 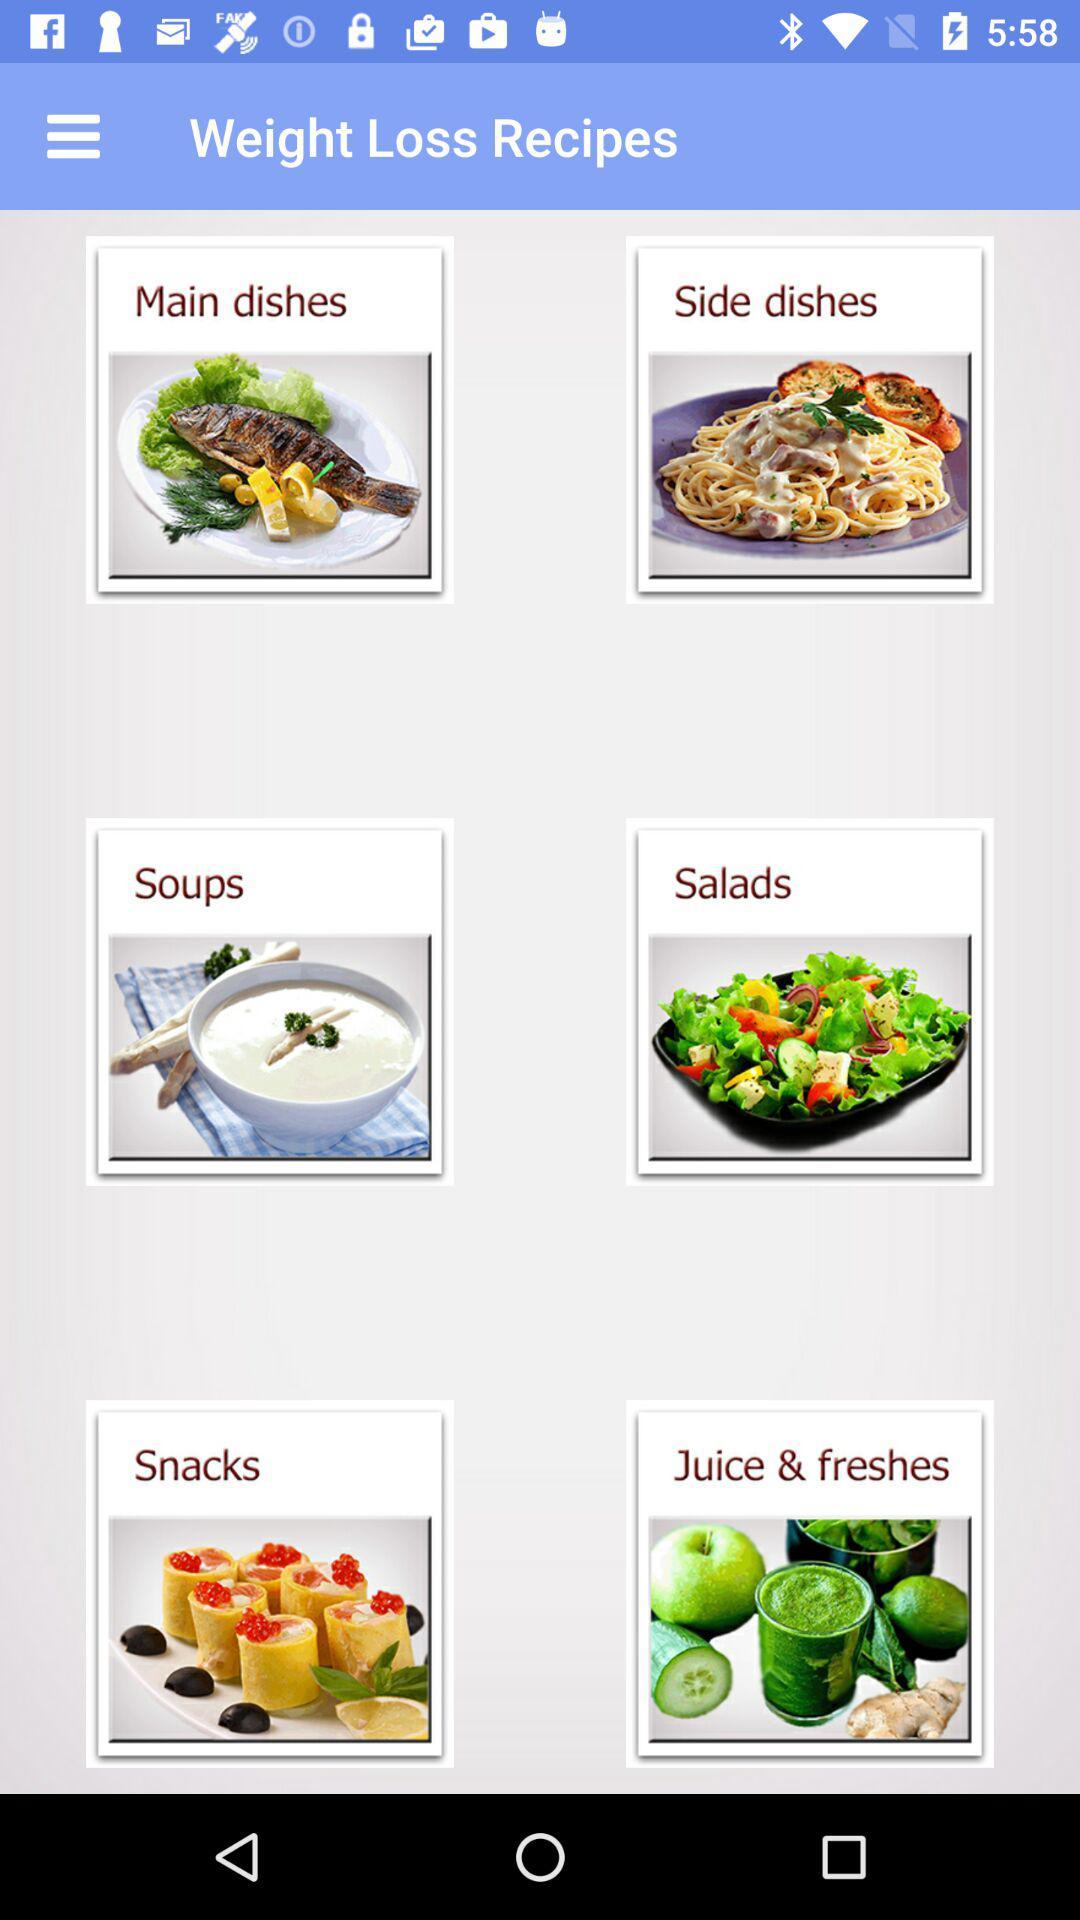 What do you see at coordinates (270, 1002) in the screenshot?
I see `the soups menu open` at bounding box center [270, 1002].